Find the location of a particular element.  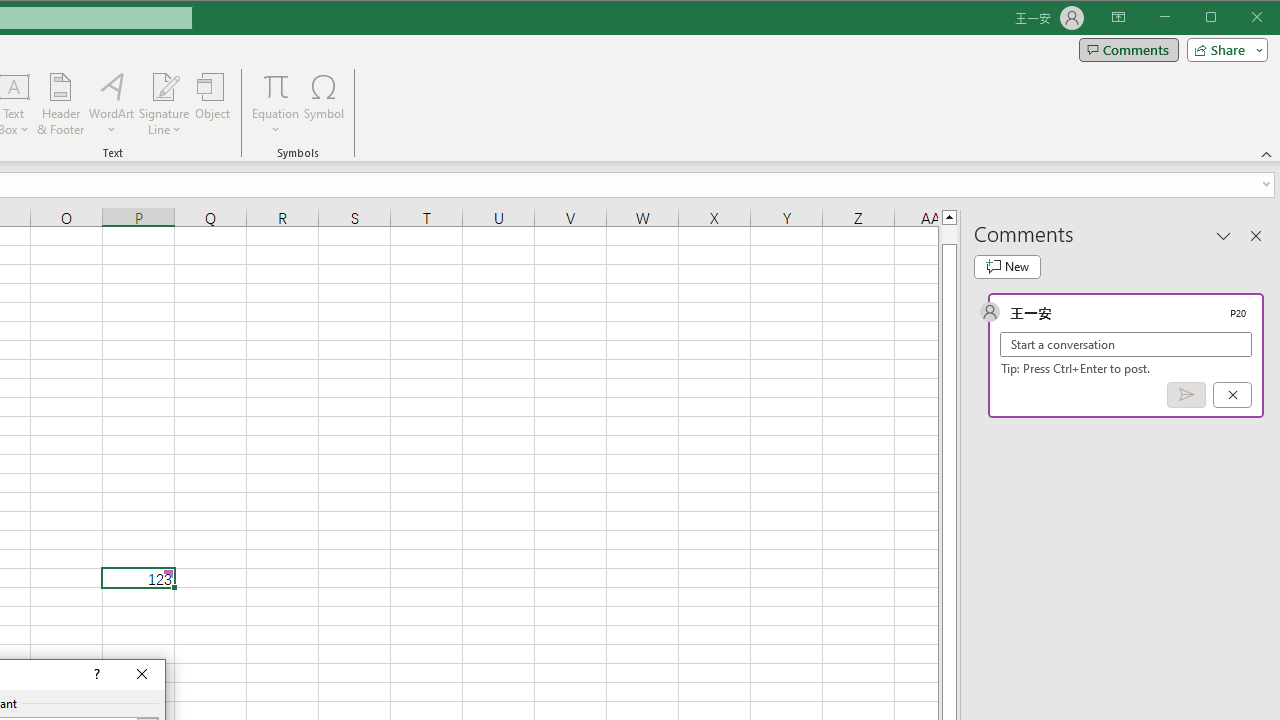

'Task Pane Options' is located at coordinates (1223, 234).